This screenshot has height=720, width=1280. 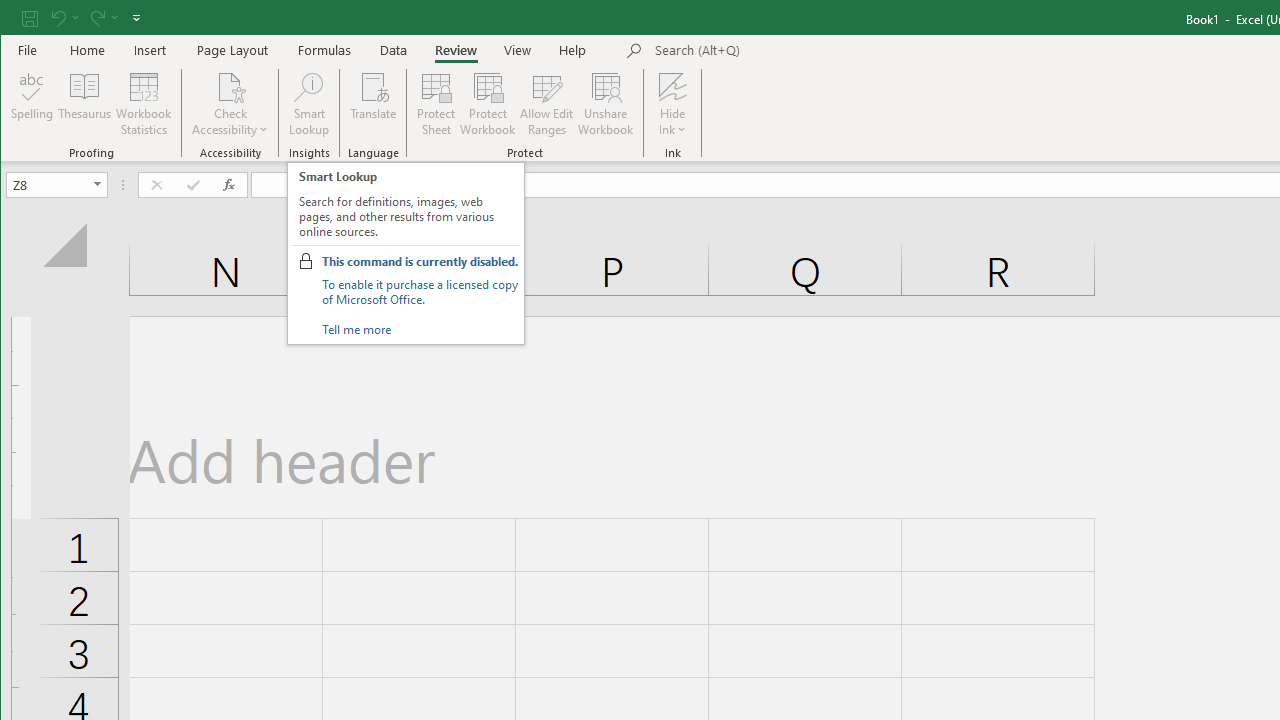 I want to click on 'Hide Ink', so click(x=672, y=104).